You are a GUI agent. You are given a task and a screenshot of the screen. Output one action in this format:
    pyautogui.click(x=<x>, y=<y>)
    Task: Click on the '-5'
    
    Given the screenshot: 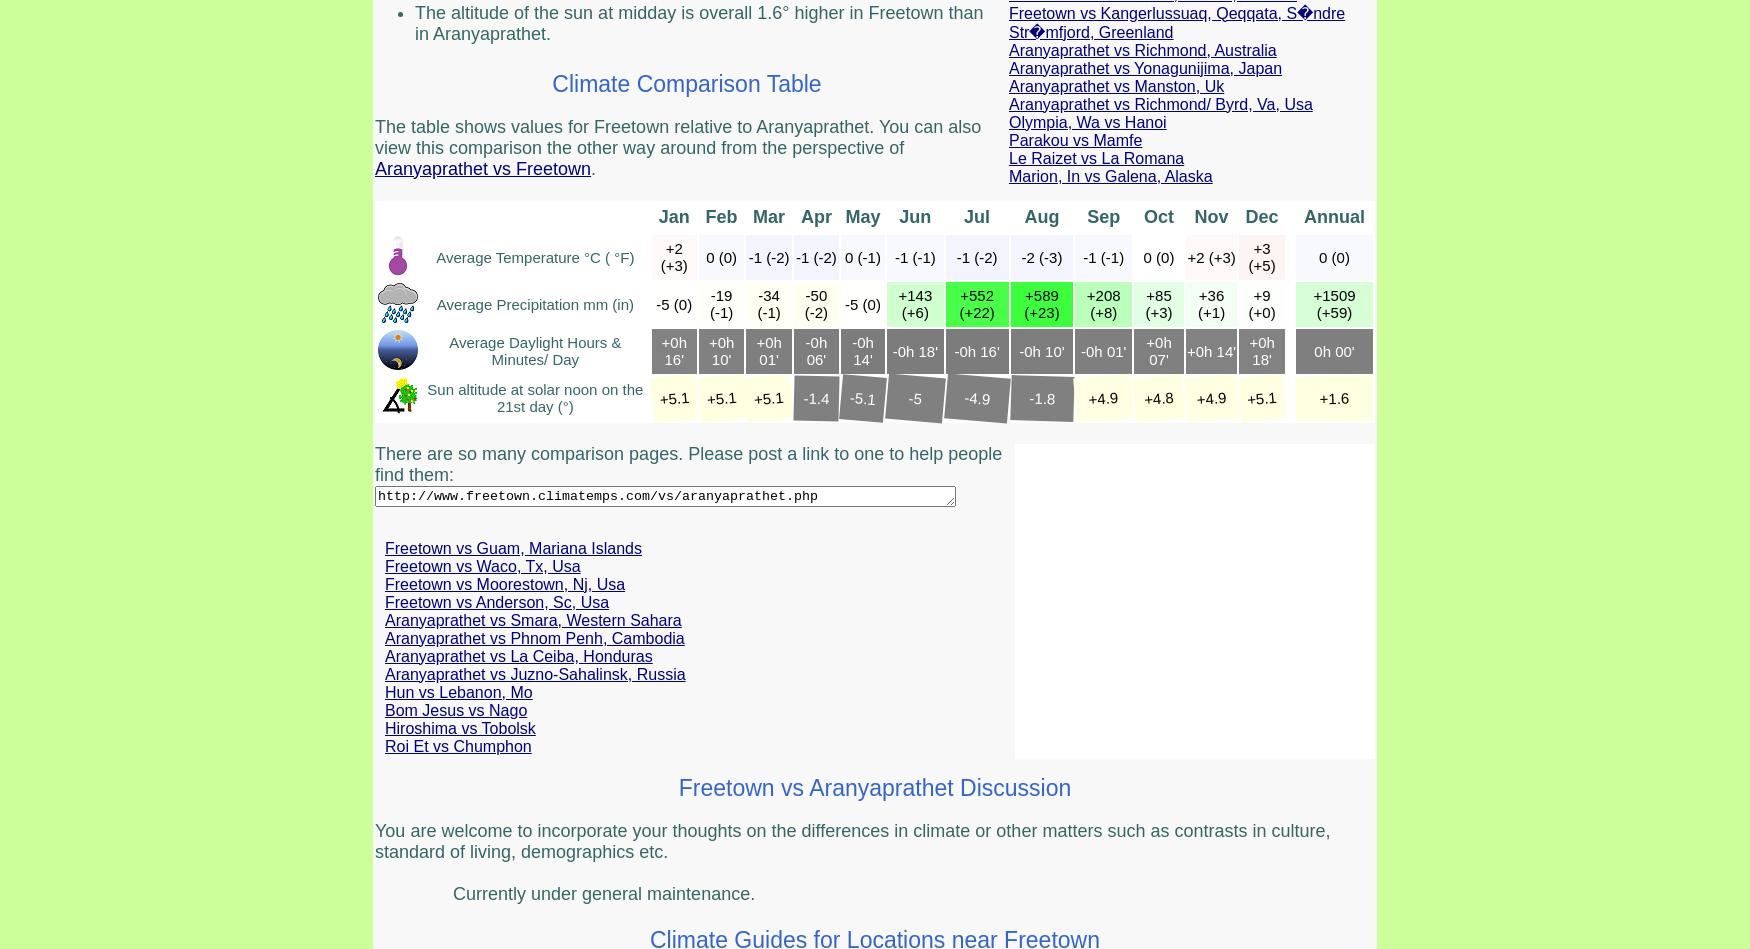 What is the action you would take?
    pyautogui.click(x=913, y=398)
    